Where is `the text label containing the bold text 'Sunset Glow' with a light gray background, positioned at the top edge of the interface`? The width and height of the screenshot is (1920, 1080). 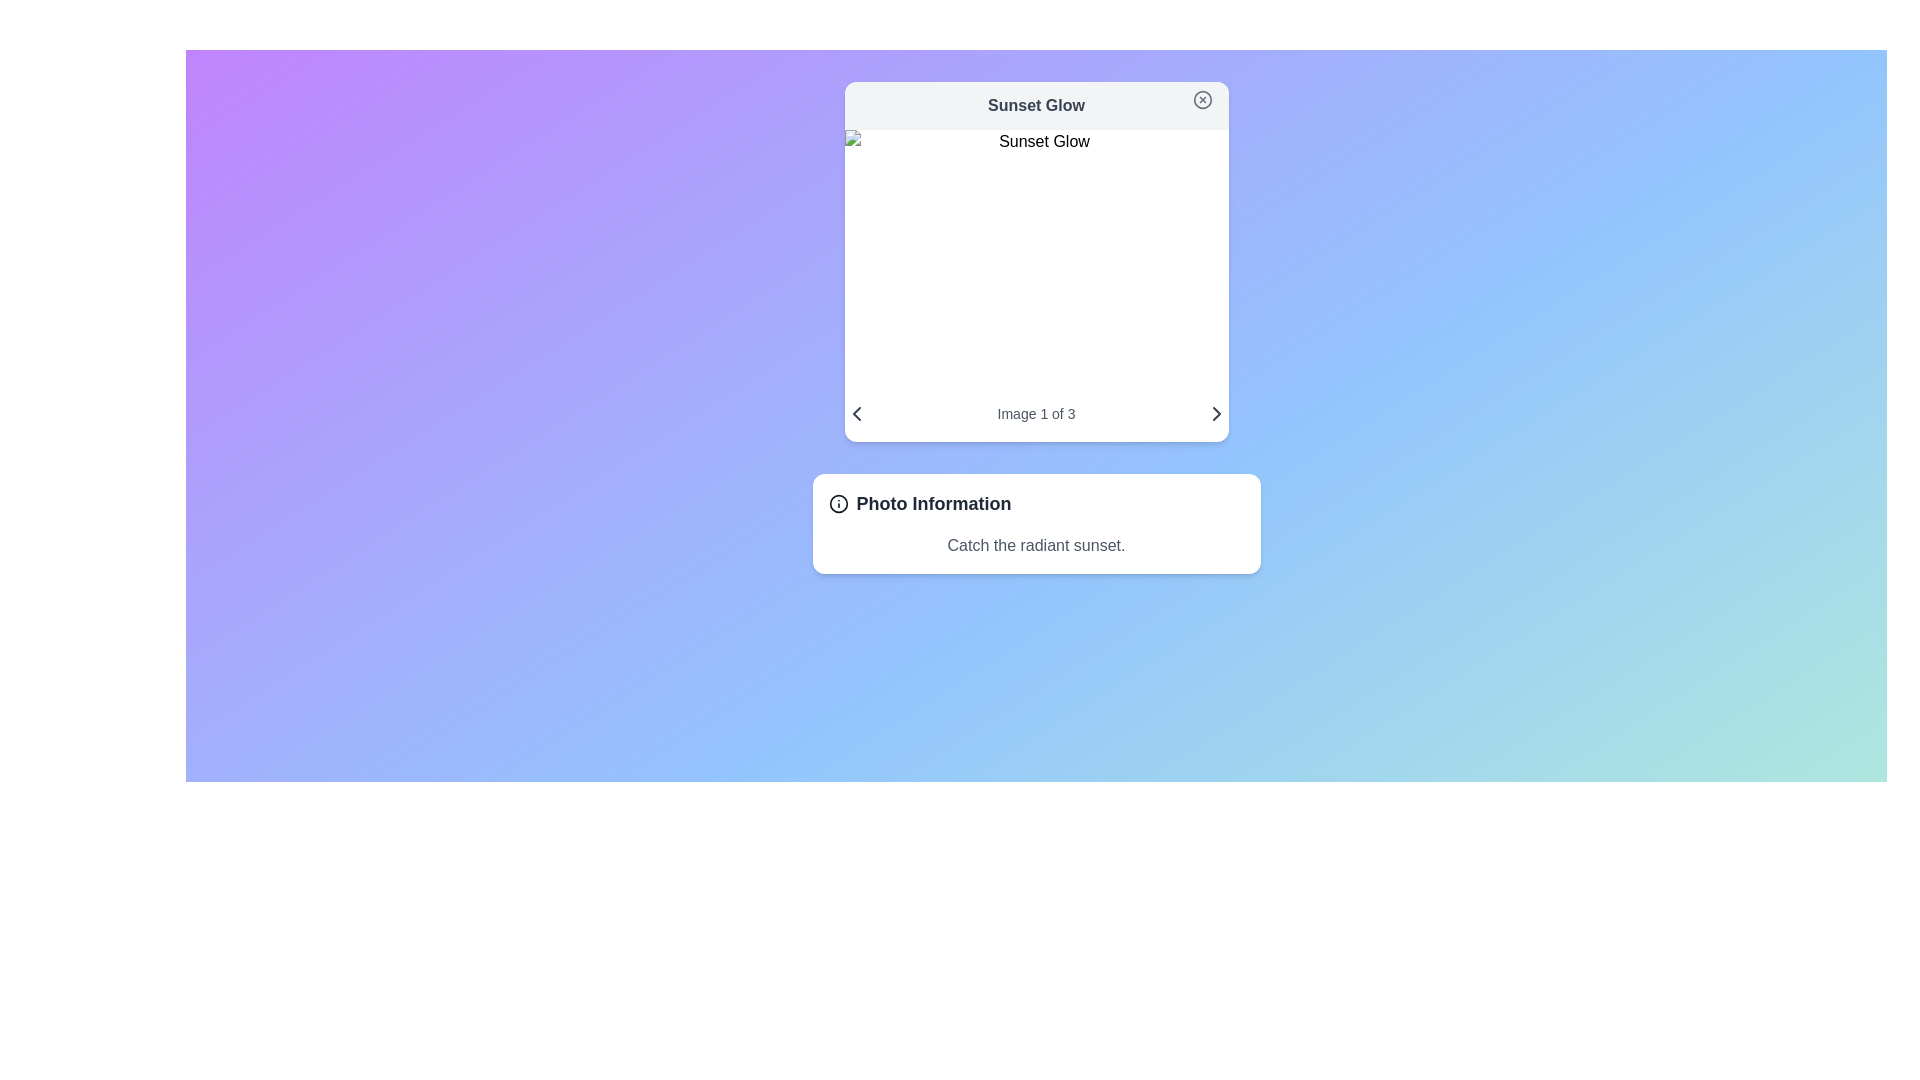
the text label containing the bold text 'Sunset Glow' with a light gray background, positioned at the top edge of the interface is located at coordinates (1036, 105).